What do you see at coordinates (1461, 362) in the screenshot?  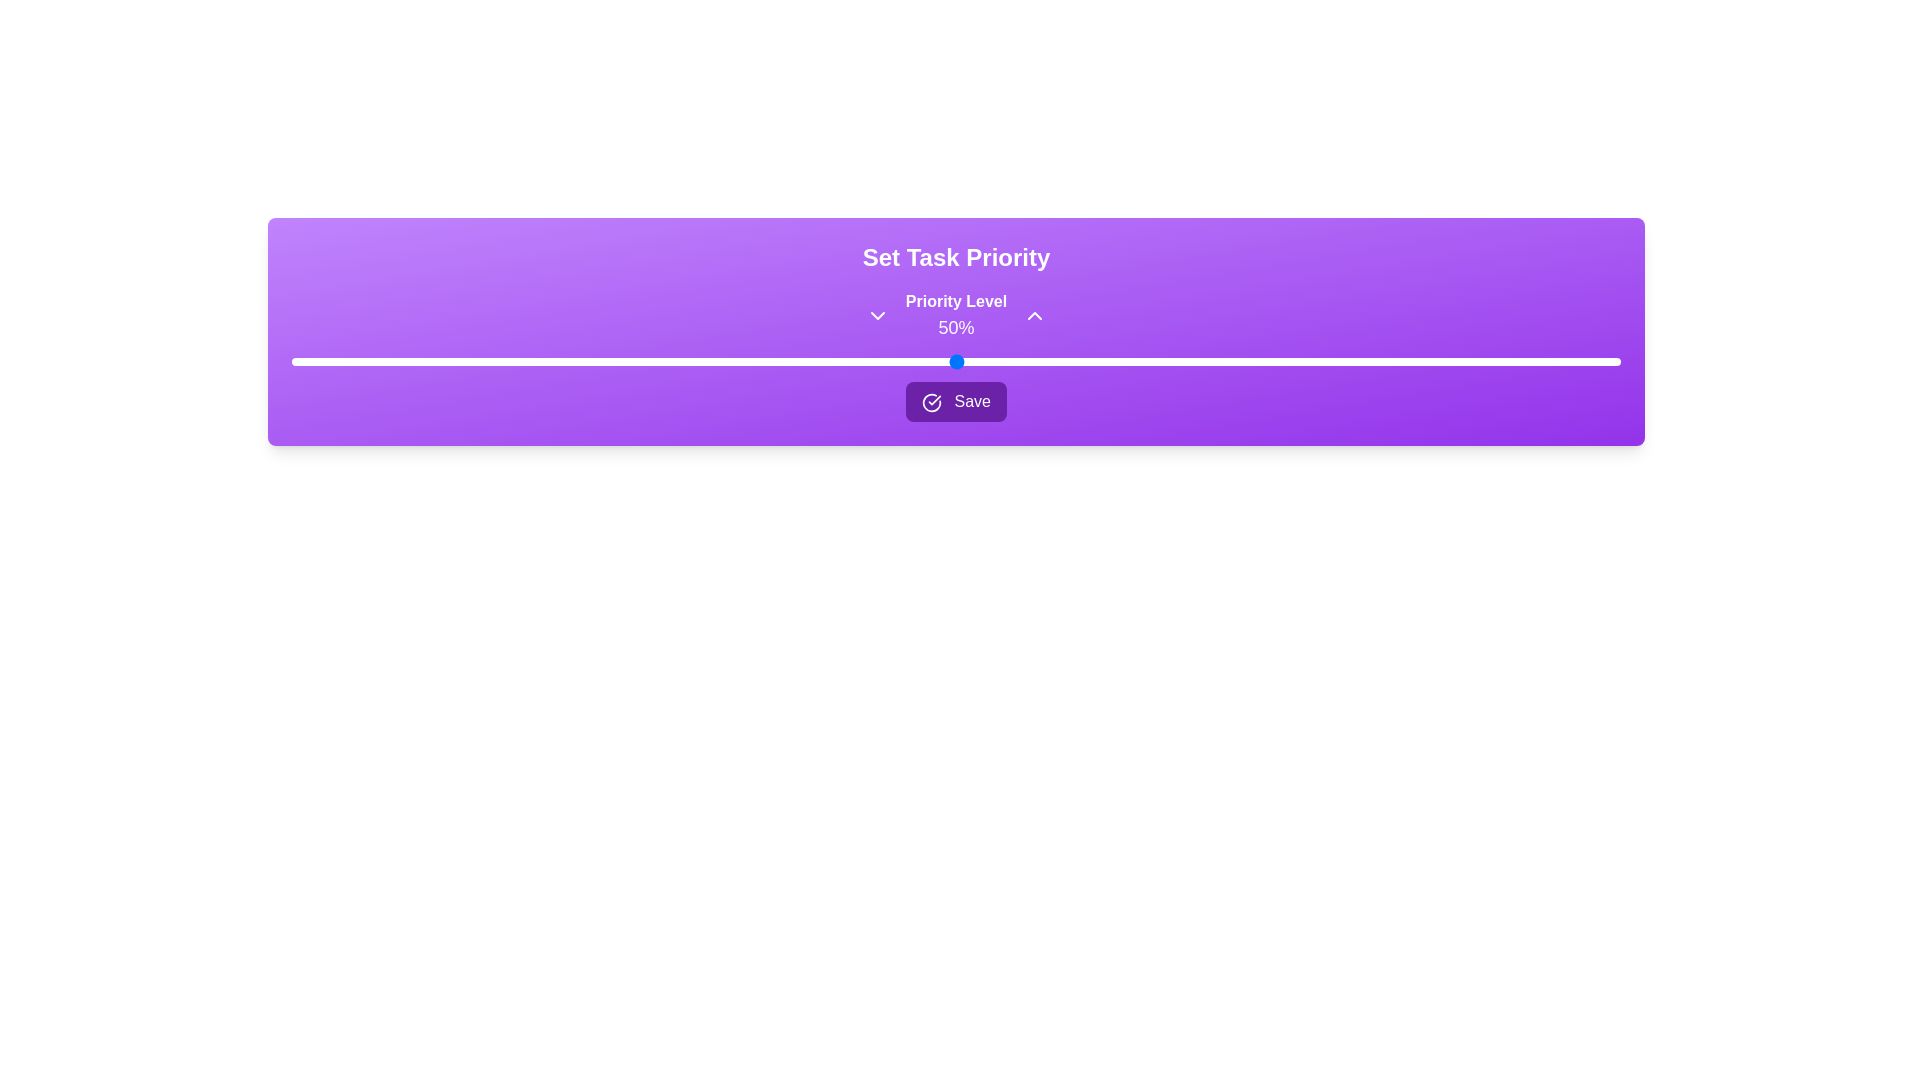 I see `the priority level` at bounding box center [1461, 362].